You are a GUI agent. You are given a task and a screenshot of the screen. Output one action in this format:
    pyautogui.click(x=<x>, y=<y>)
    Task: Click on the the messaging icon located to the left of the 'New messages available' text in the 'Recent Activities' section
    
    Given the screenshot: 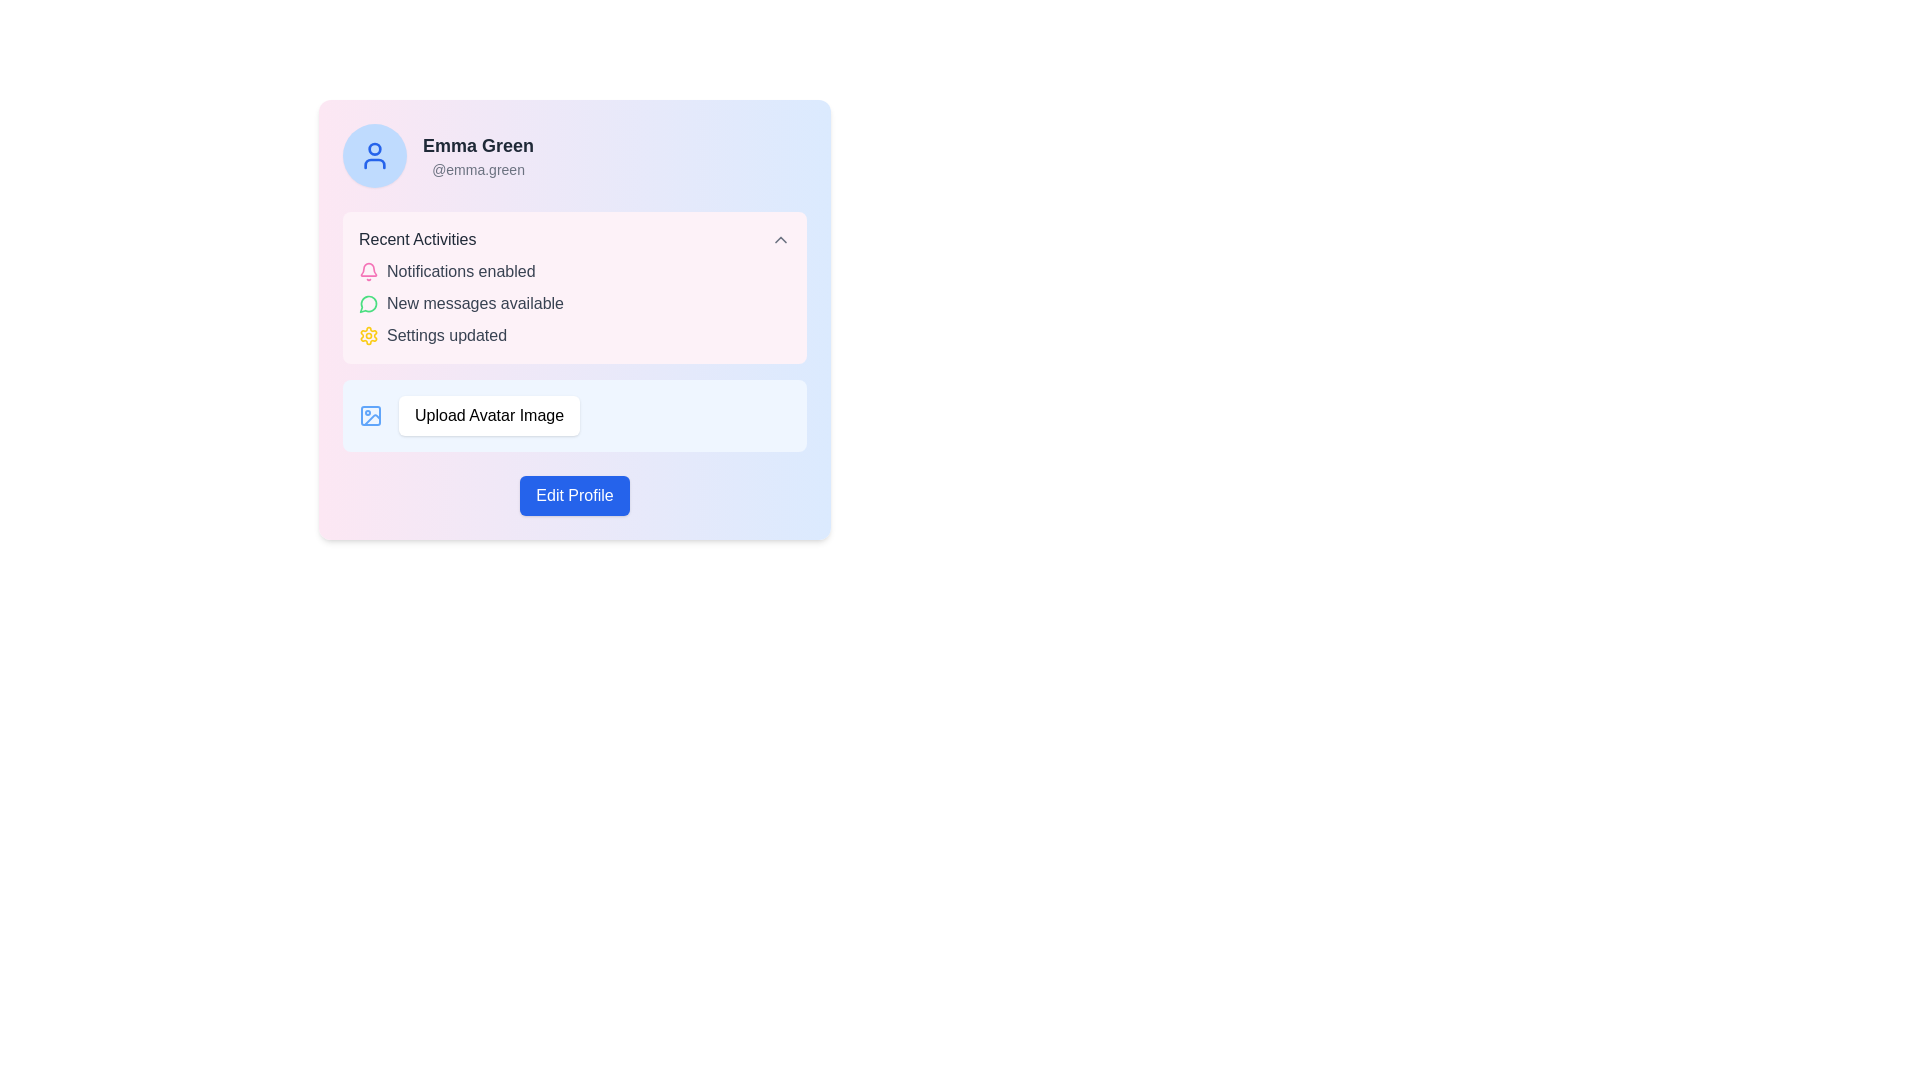 What is the action you would take?
    pyautogui.click(x=369, y=304)
    